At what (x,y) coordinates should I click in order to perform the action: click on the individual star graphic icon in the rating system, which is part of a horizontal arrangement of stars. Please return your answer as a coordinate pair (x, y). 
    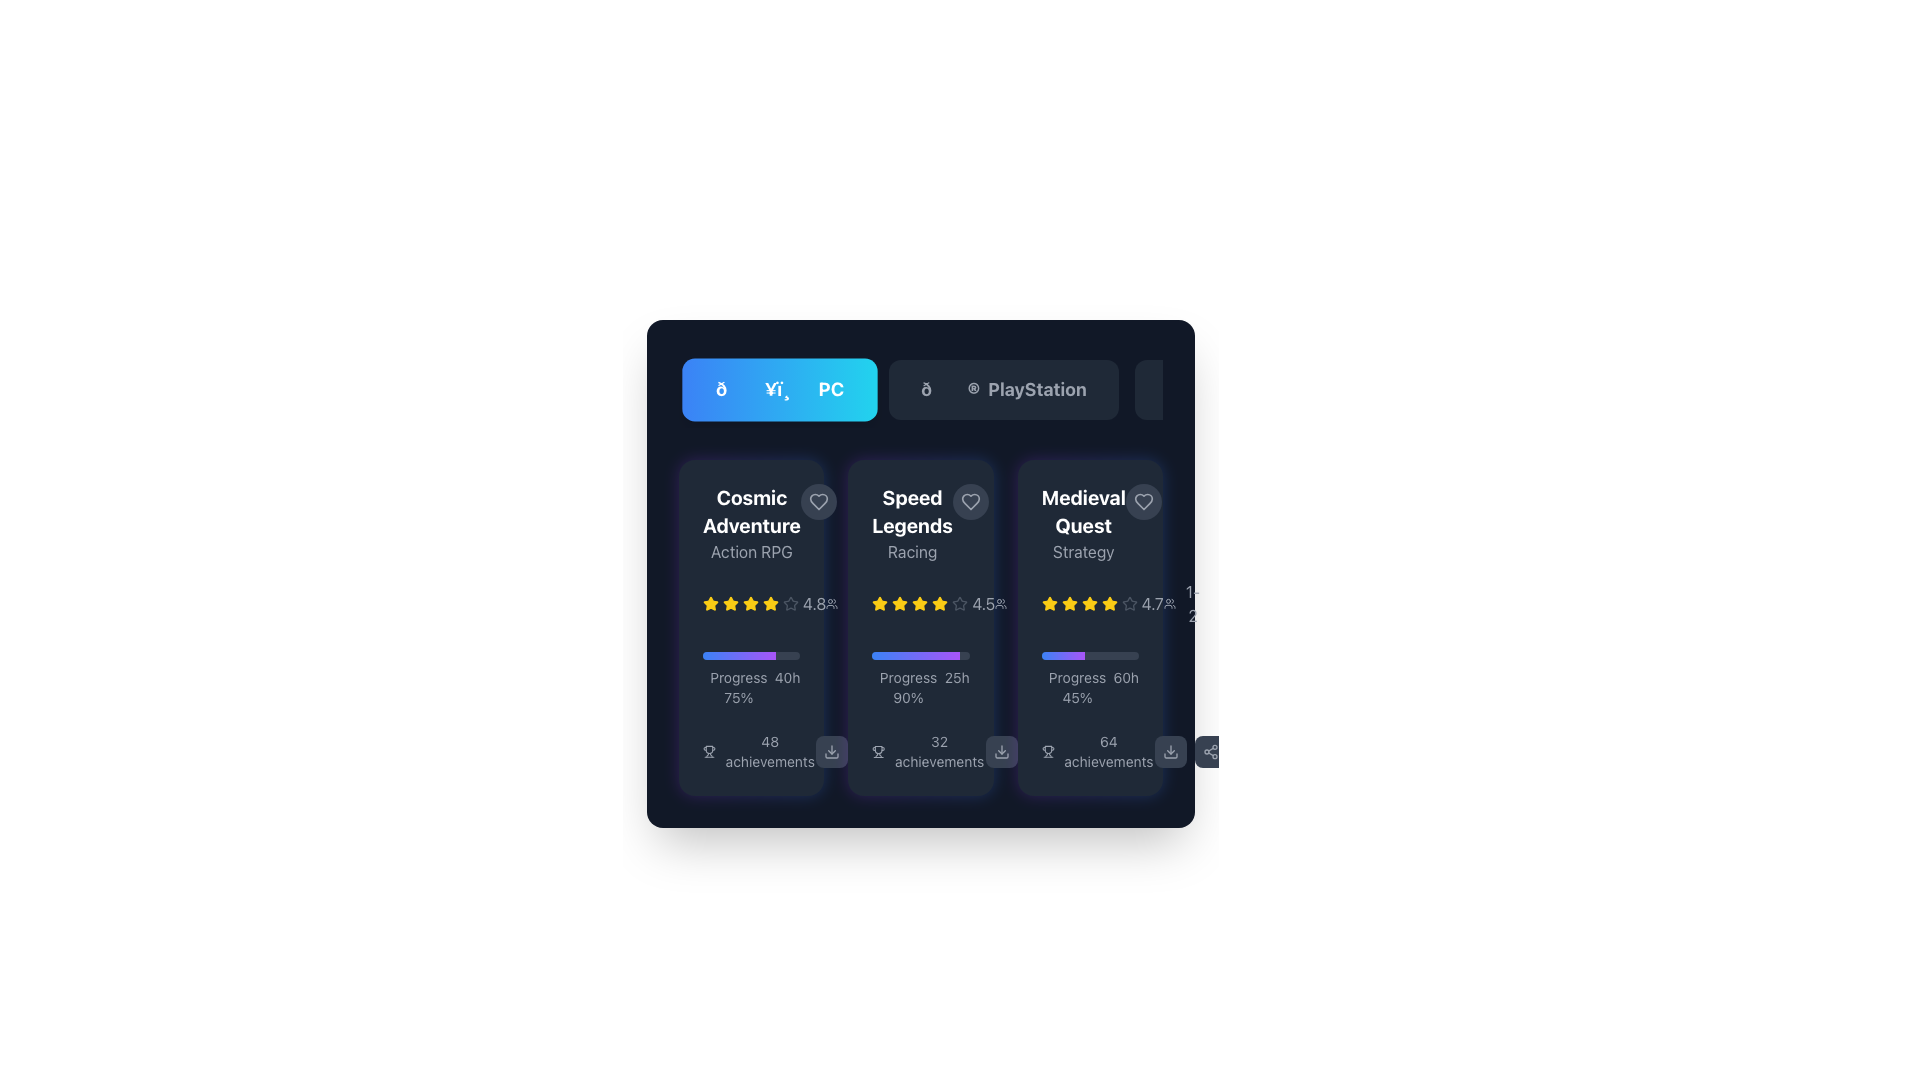
    Looking at the image, I should click on (790, 602).